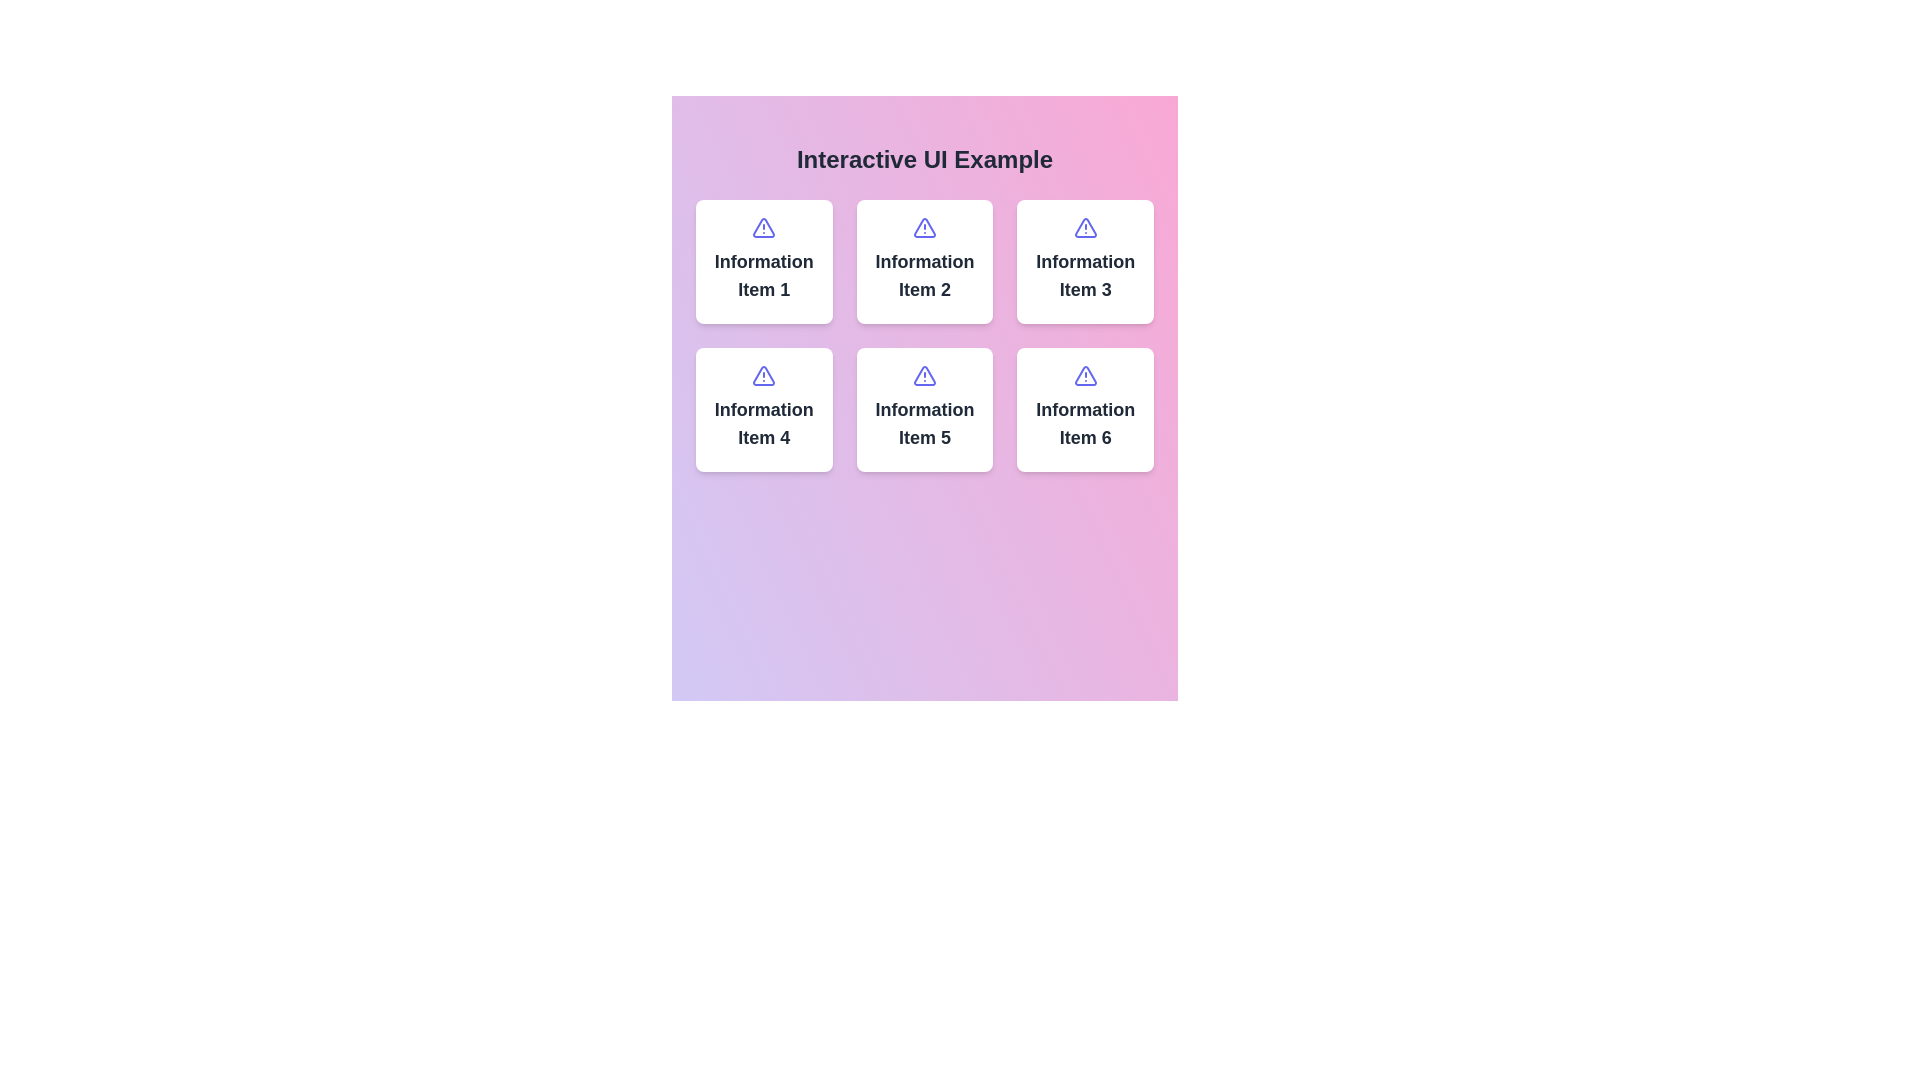 The image size is (1920, 1080). What do you see at coordinates (1084, 226) in the screenshot?
I see `the alert icon located in the top-right corner of the card labeled 'Information Item 3'` at bounding box center [1084, 226].